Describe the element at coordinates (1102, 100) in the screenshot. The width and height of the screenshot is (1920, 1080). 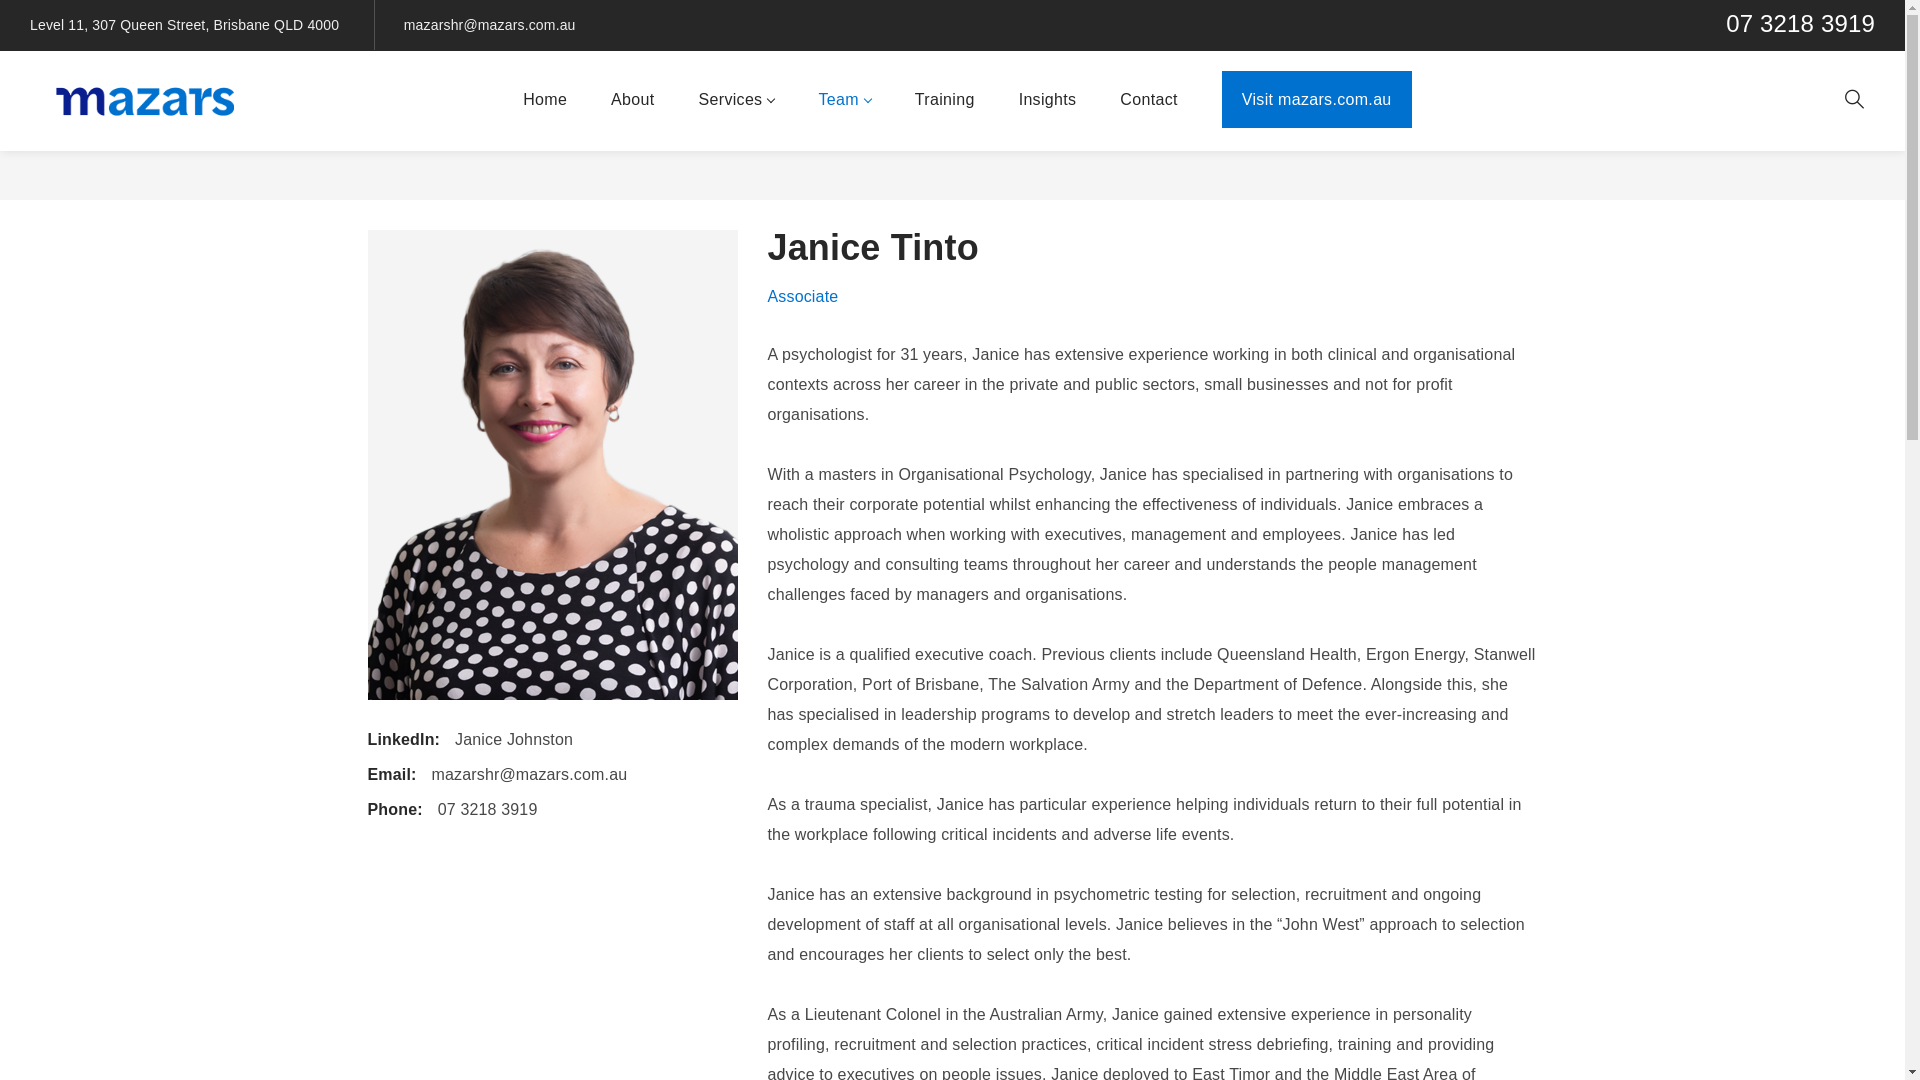
I see `'Contact'` at that location.